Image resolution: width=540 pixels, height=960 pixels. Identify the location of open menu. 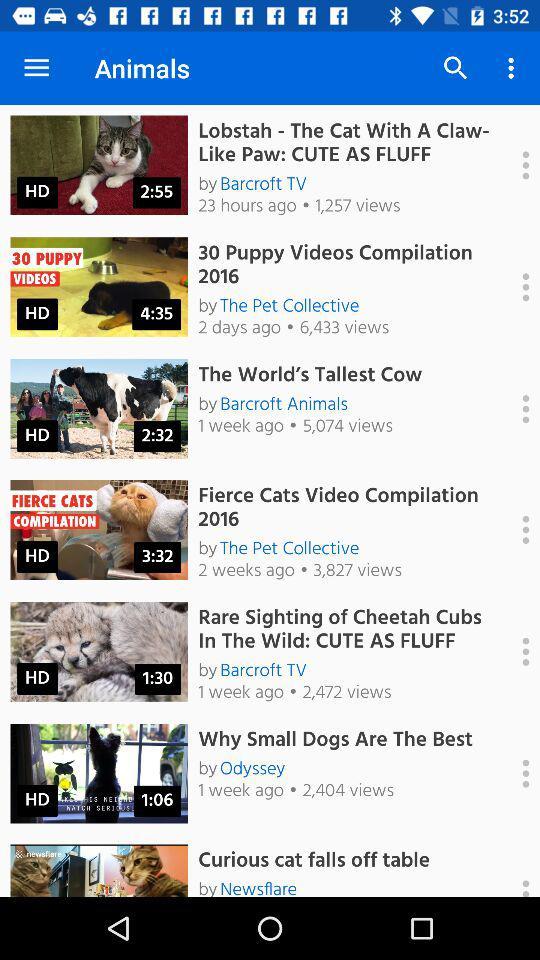
(515, 650).